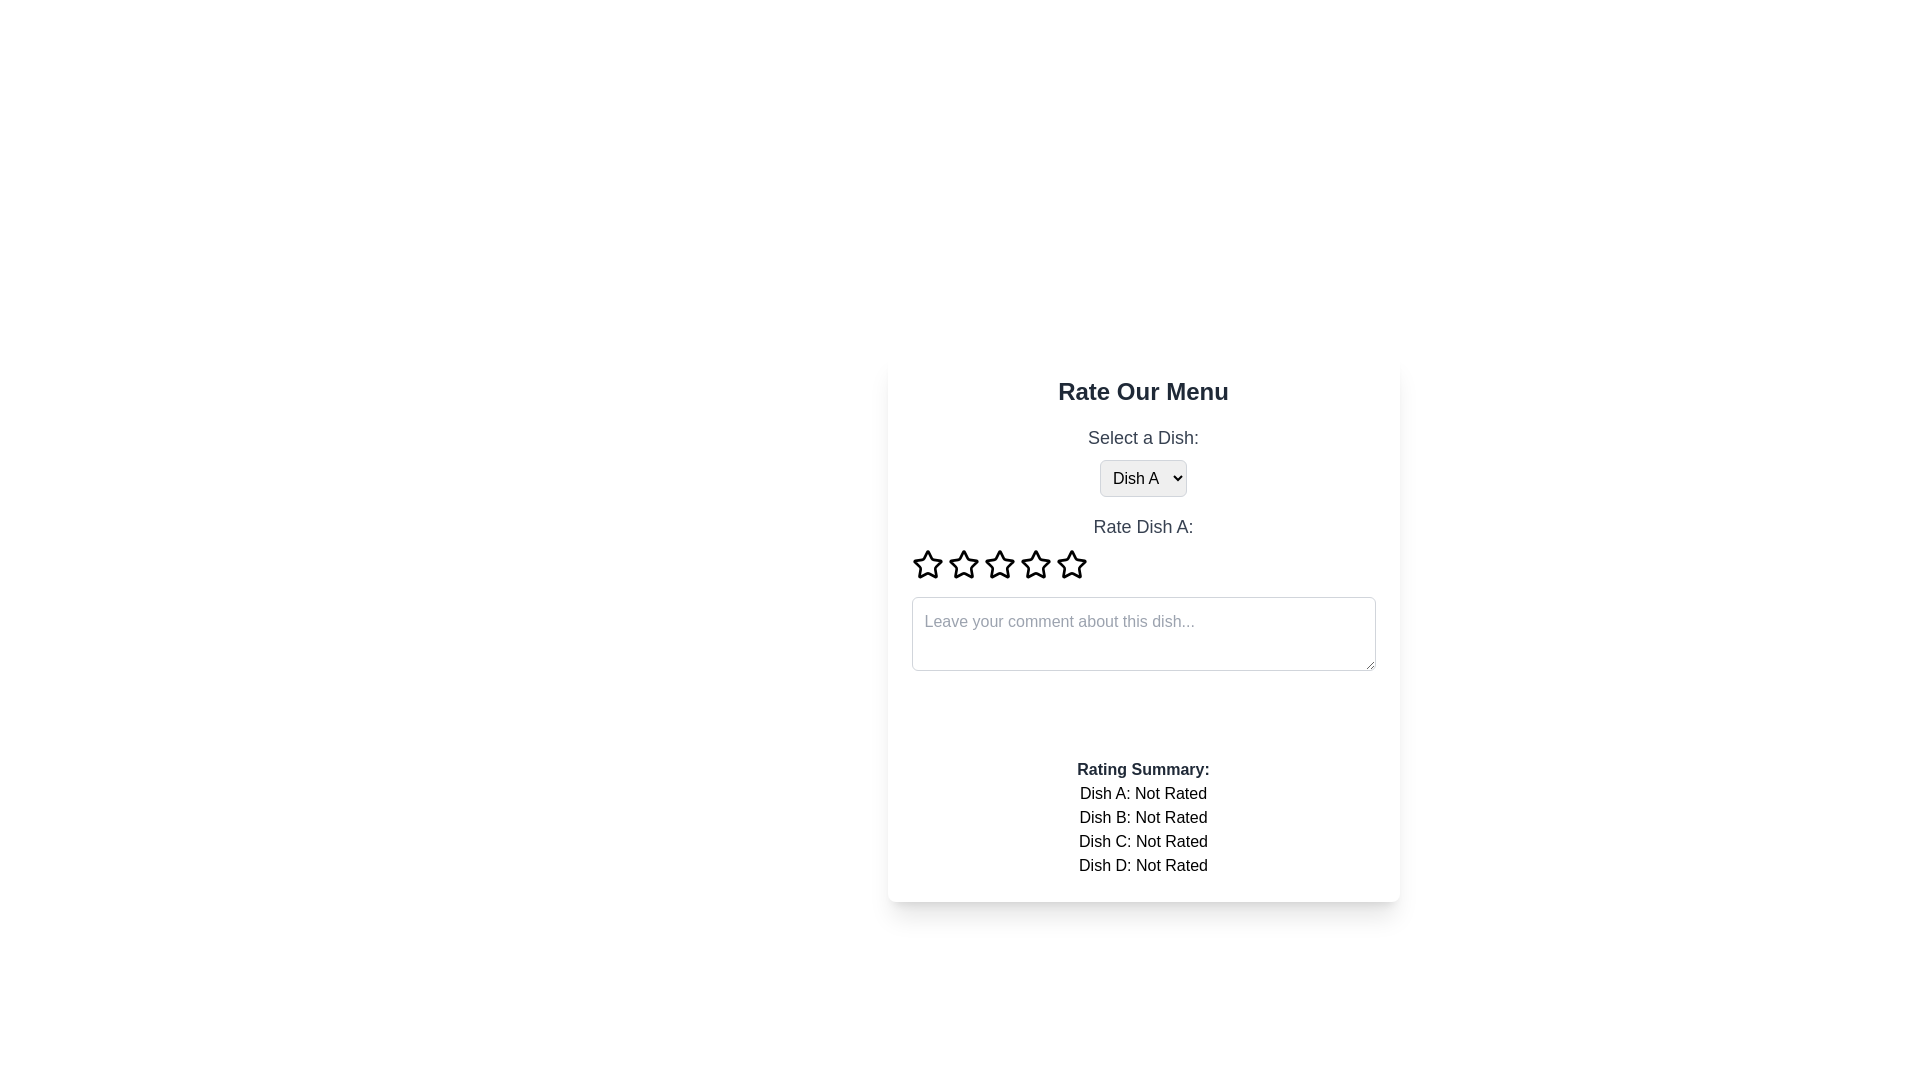  What do you see at coordinates (1070, 564) in the screenshot?
I see `the fourth star-shaped rating icon beneath the 'Rate Dish A' heading` at bounding box center [1070, 564].